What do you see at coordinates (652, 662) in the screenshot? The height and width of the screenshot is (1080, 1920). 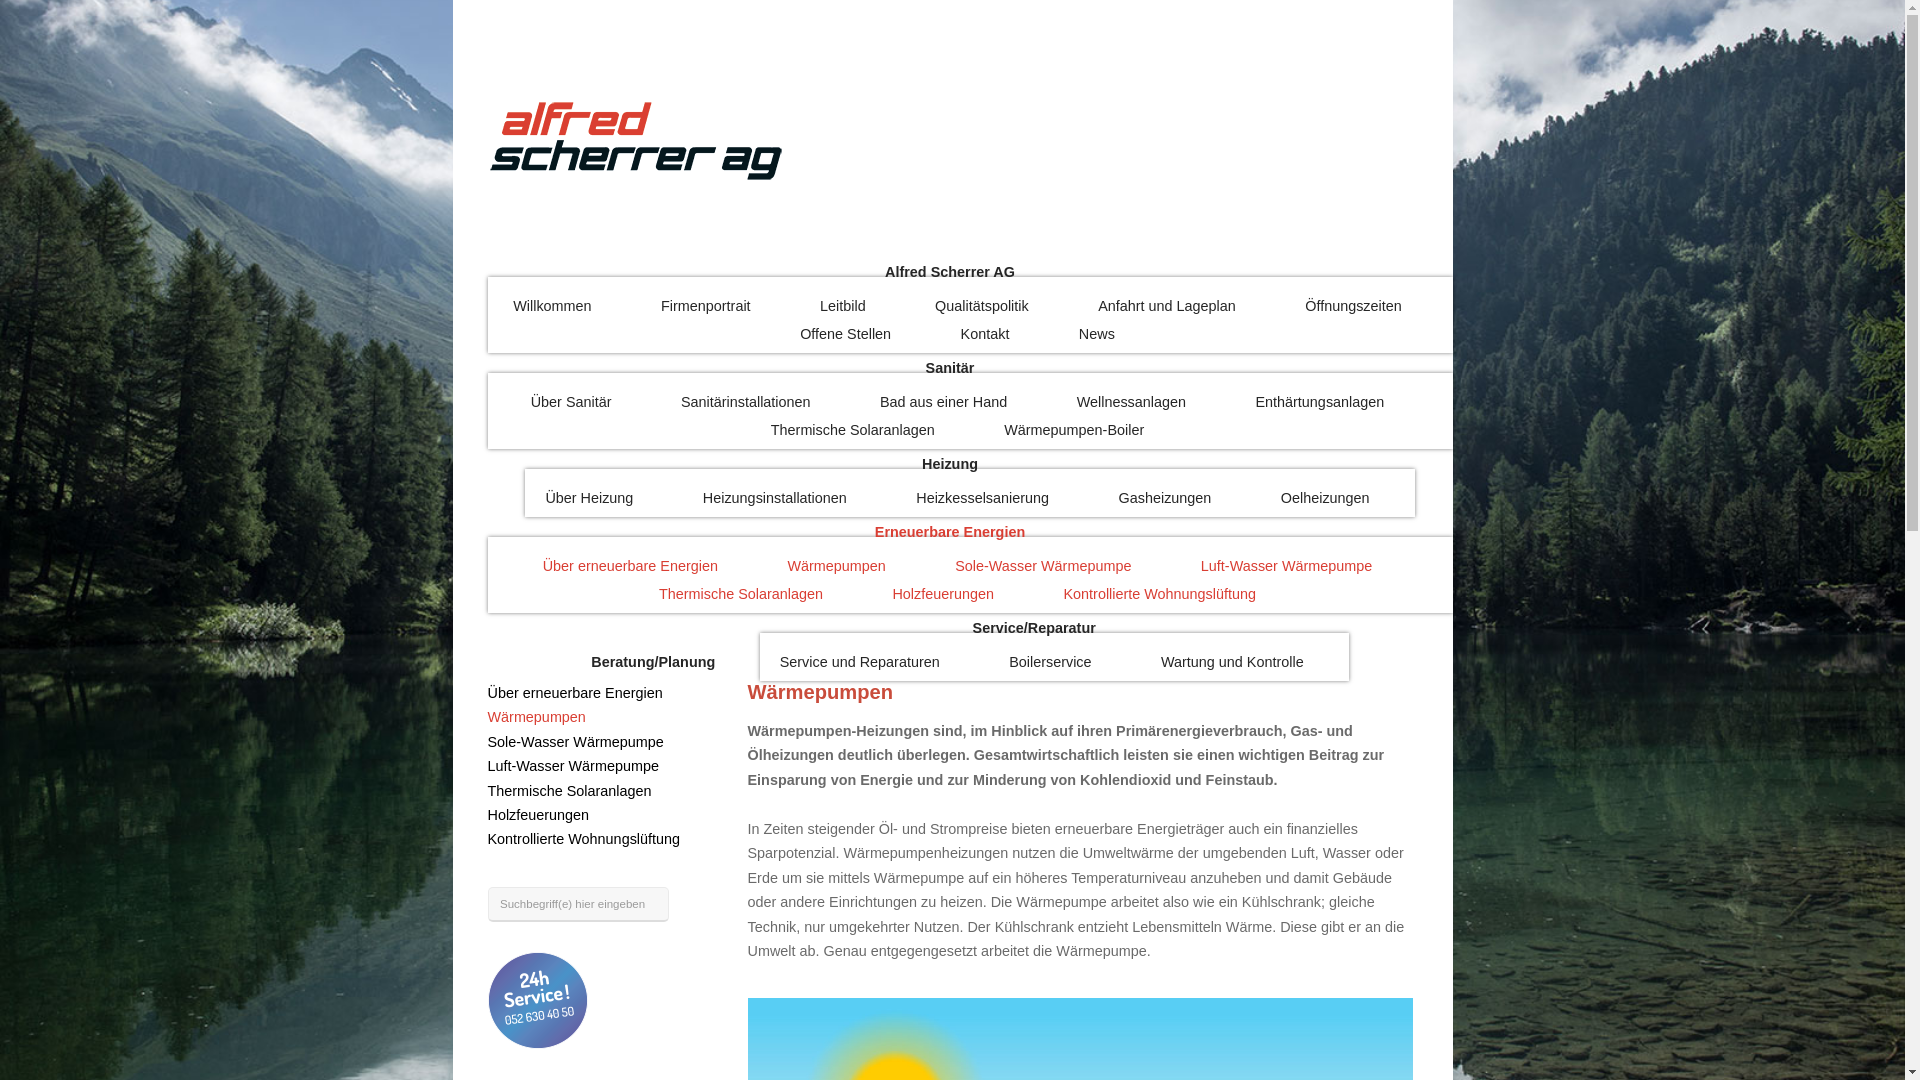 I see `'Beratung/Planung'` at bounding box center [652, 662].